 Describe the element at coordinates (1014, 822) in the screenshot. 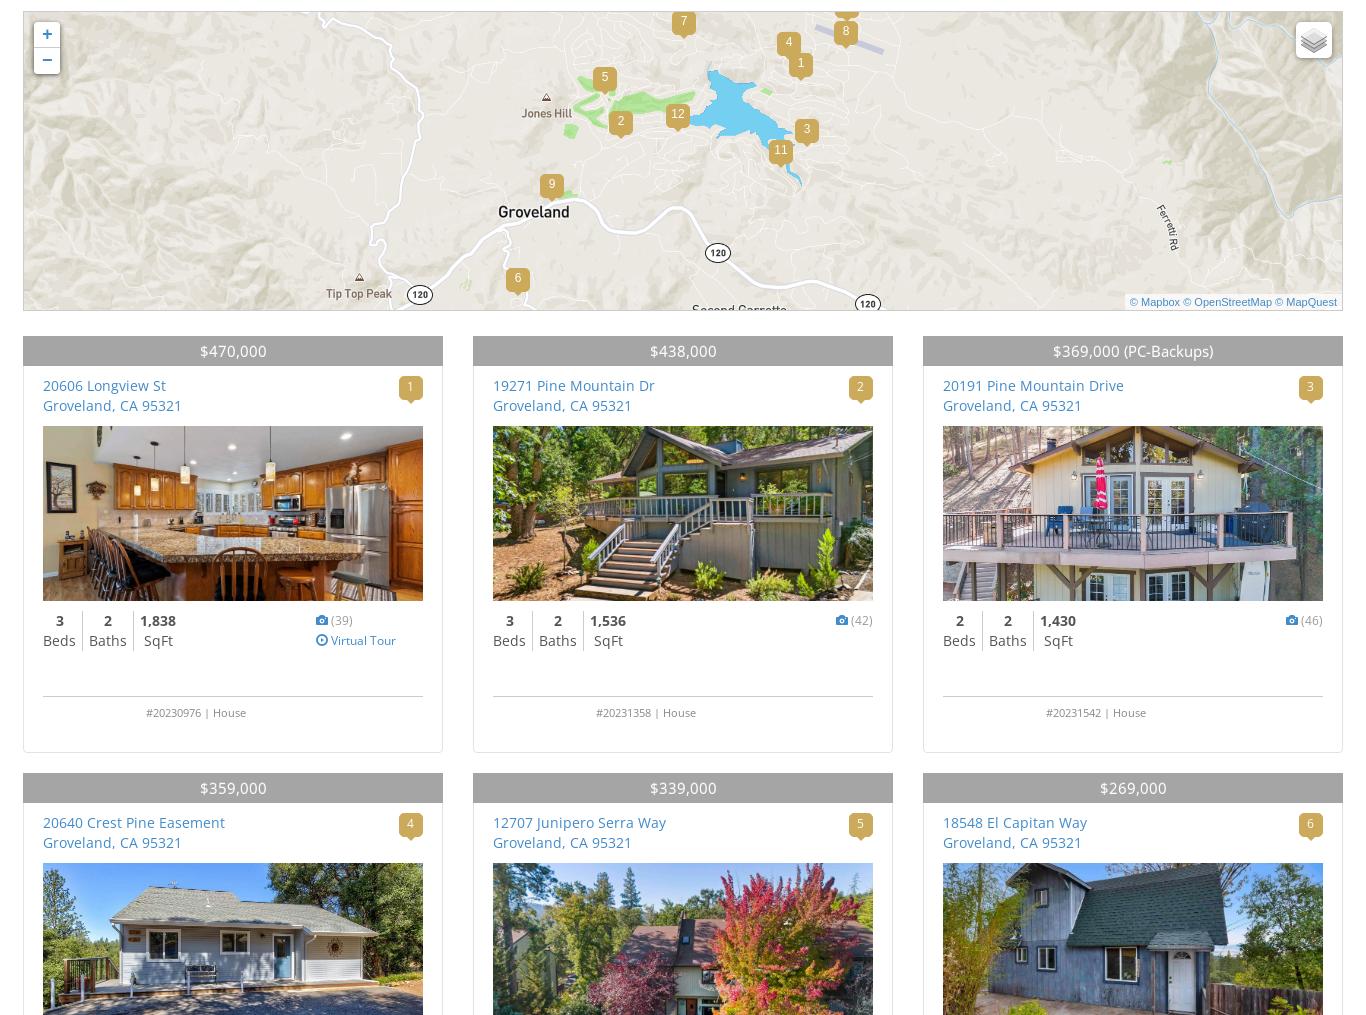

I see `'18548 El Capitan Way'` at that location.